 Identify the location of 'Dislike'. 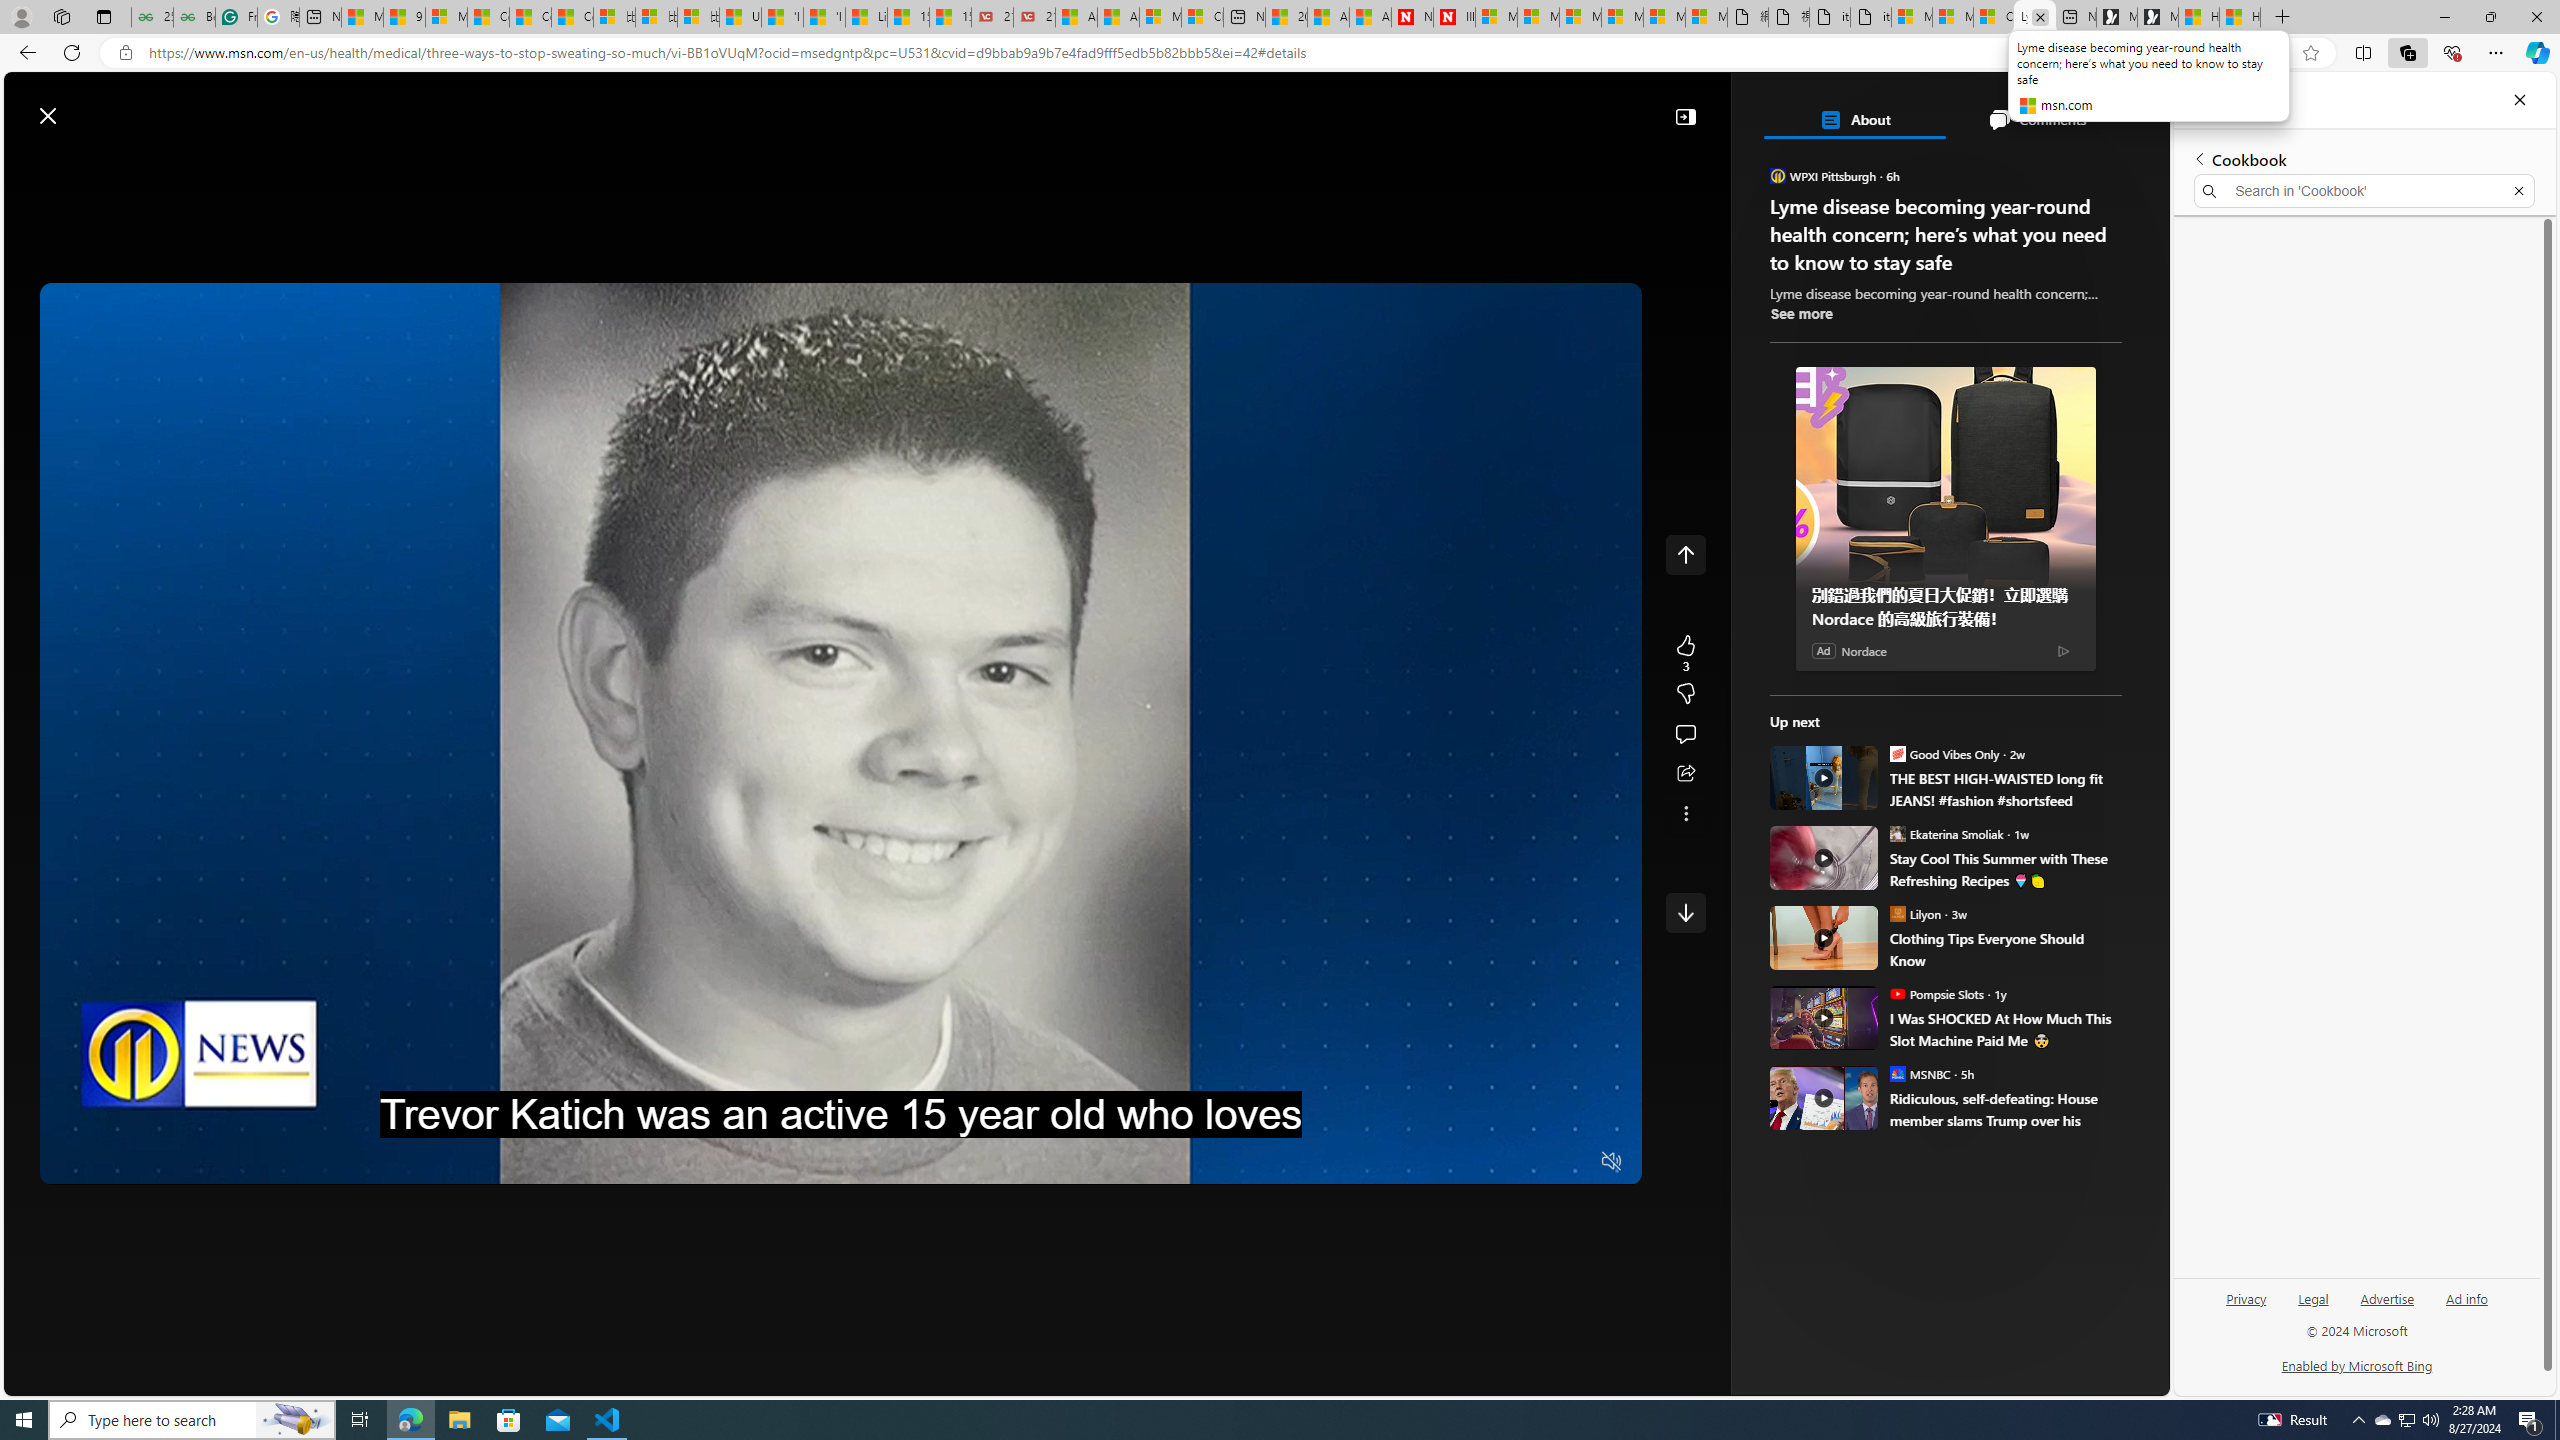
(1684, 693).